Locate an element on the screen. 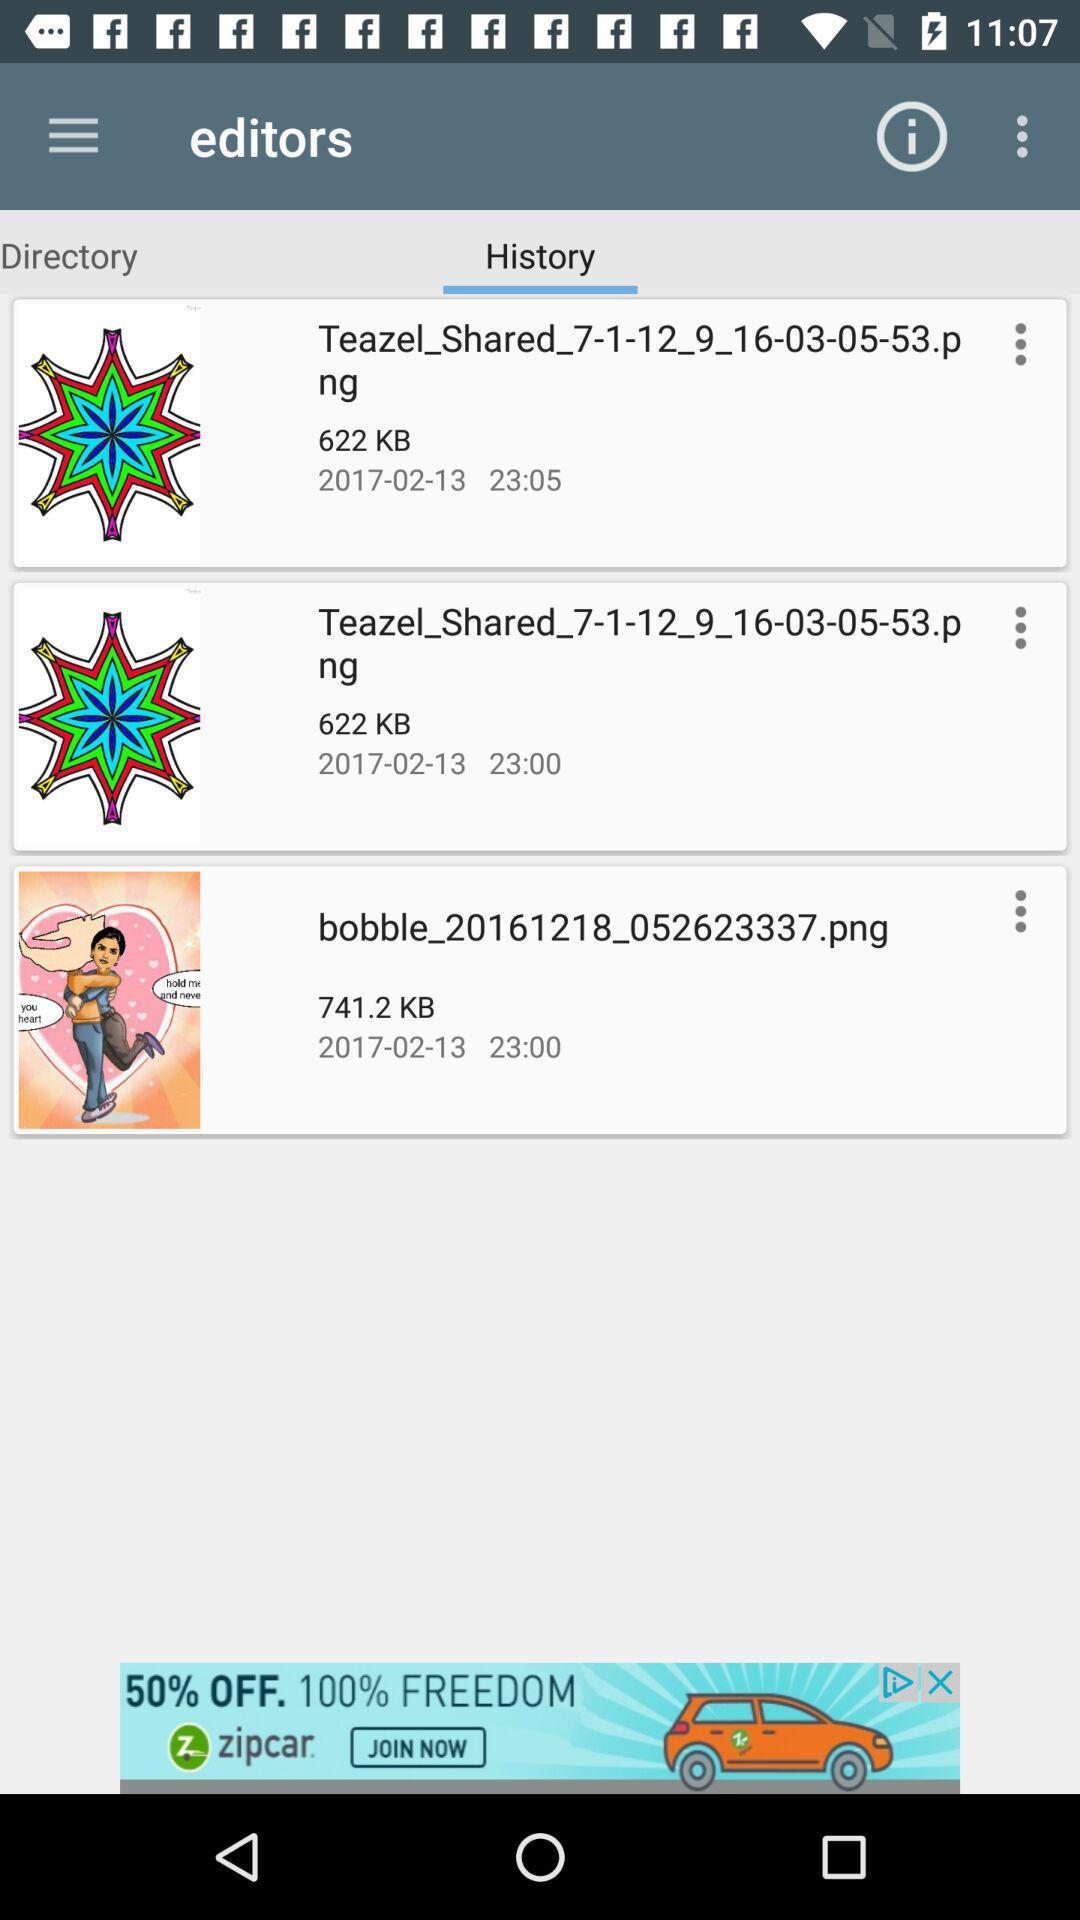 This screenshot has height=1920, width=1080. more options is located at coordinates (1016, 344).